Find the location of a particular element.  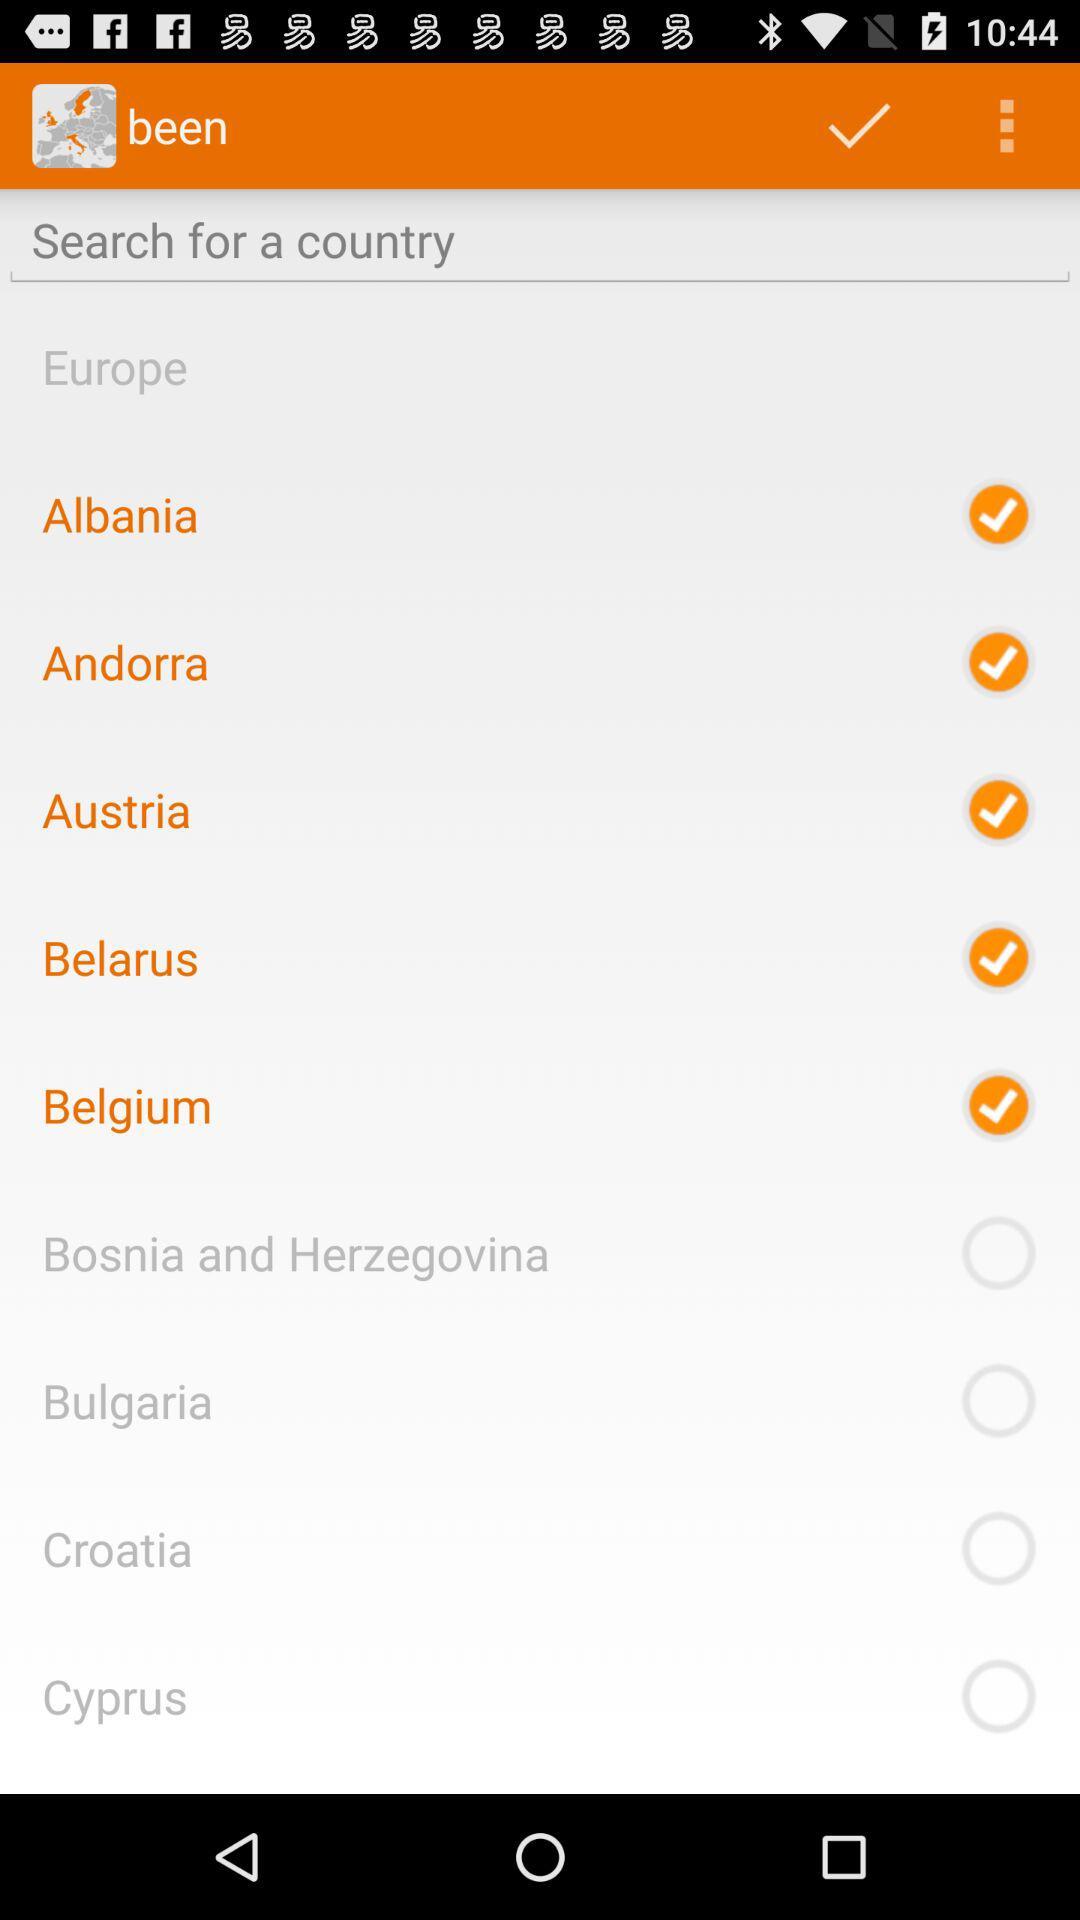

europe is located at coordinates (114, 366).